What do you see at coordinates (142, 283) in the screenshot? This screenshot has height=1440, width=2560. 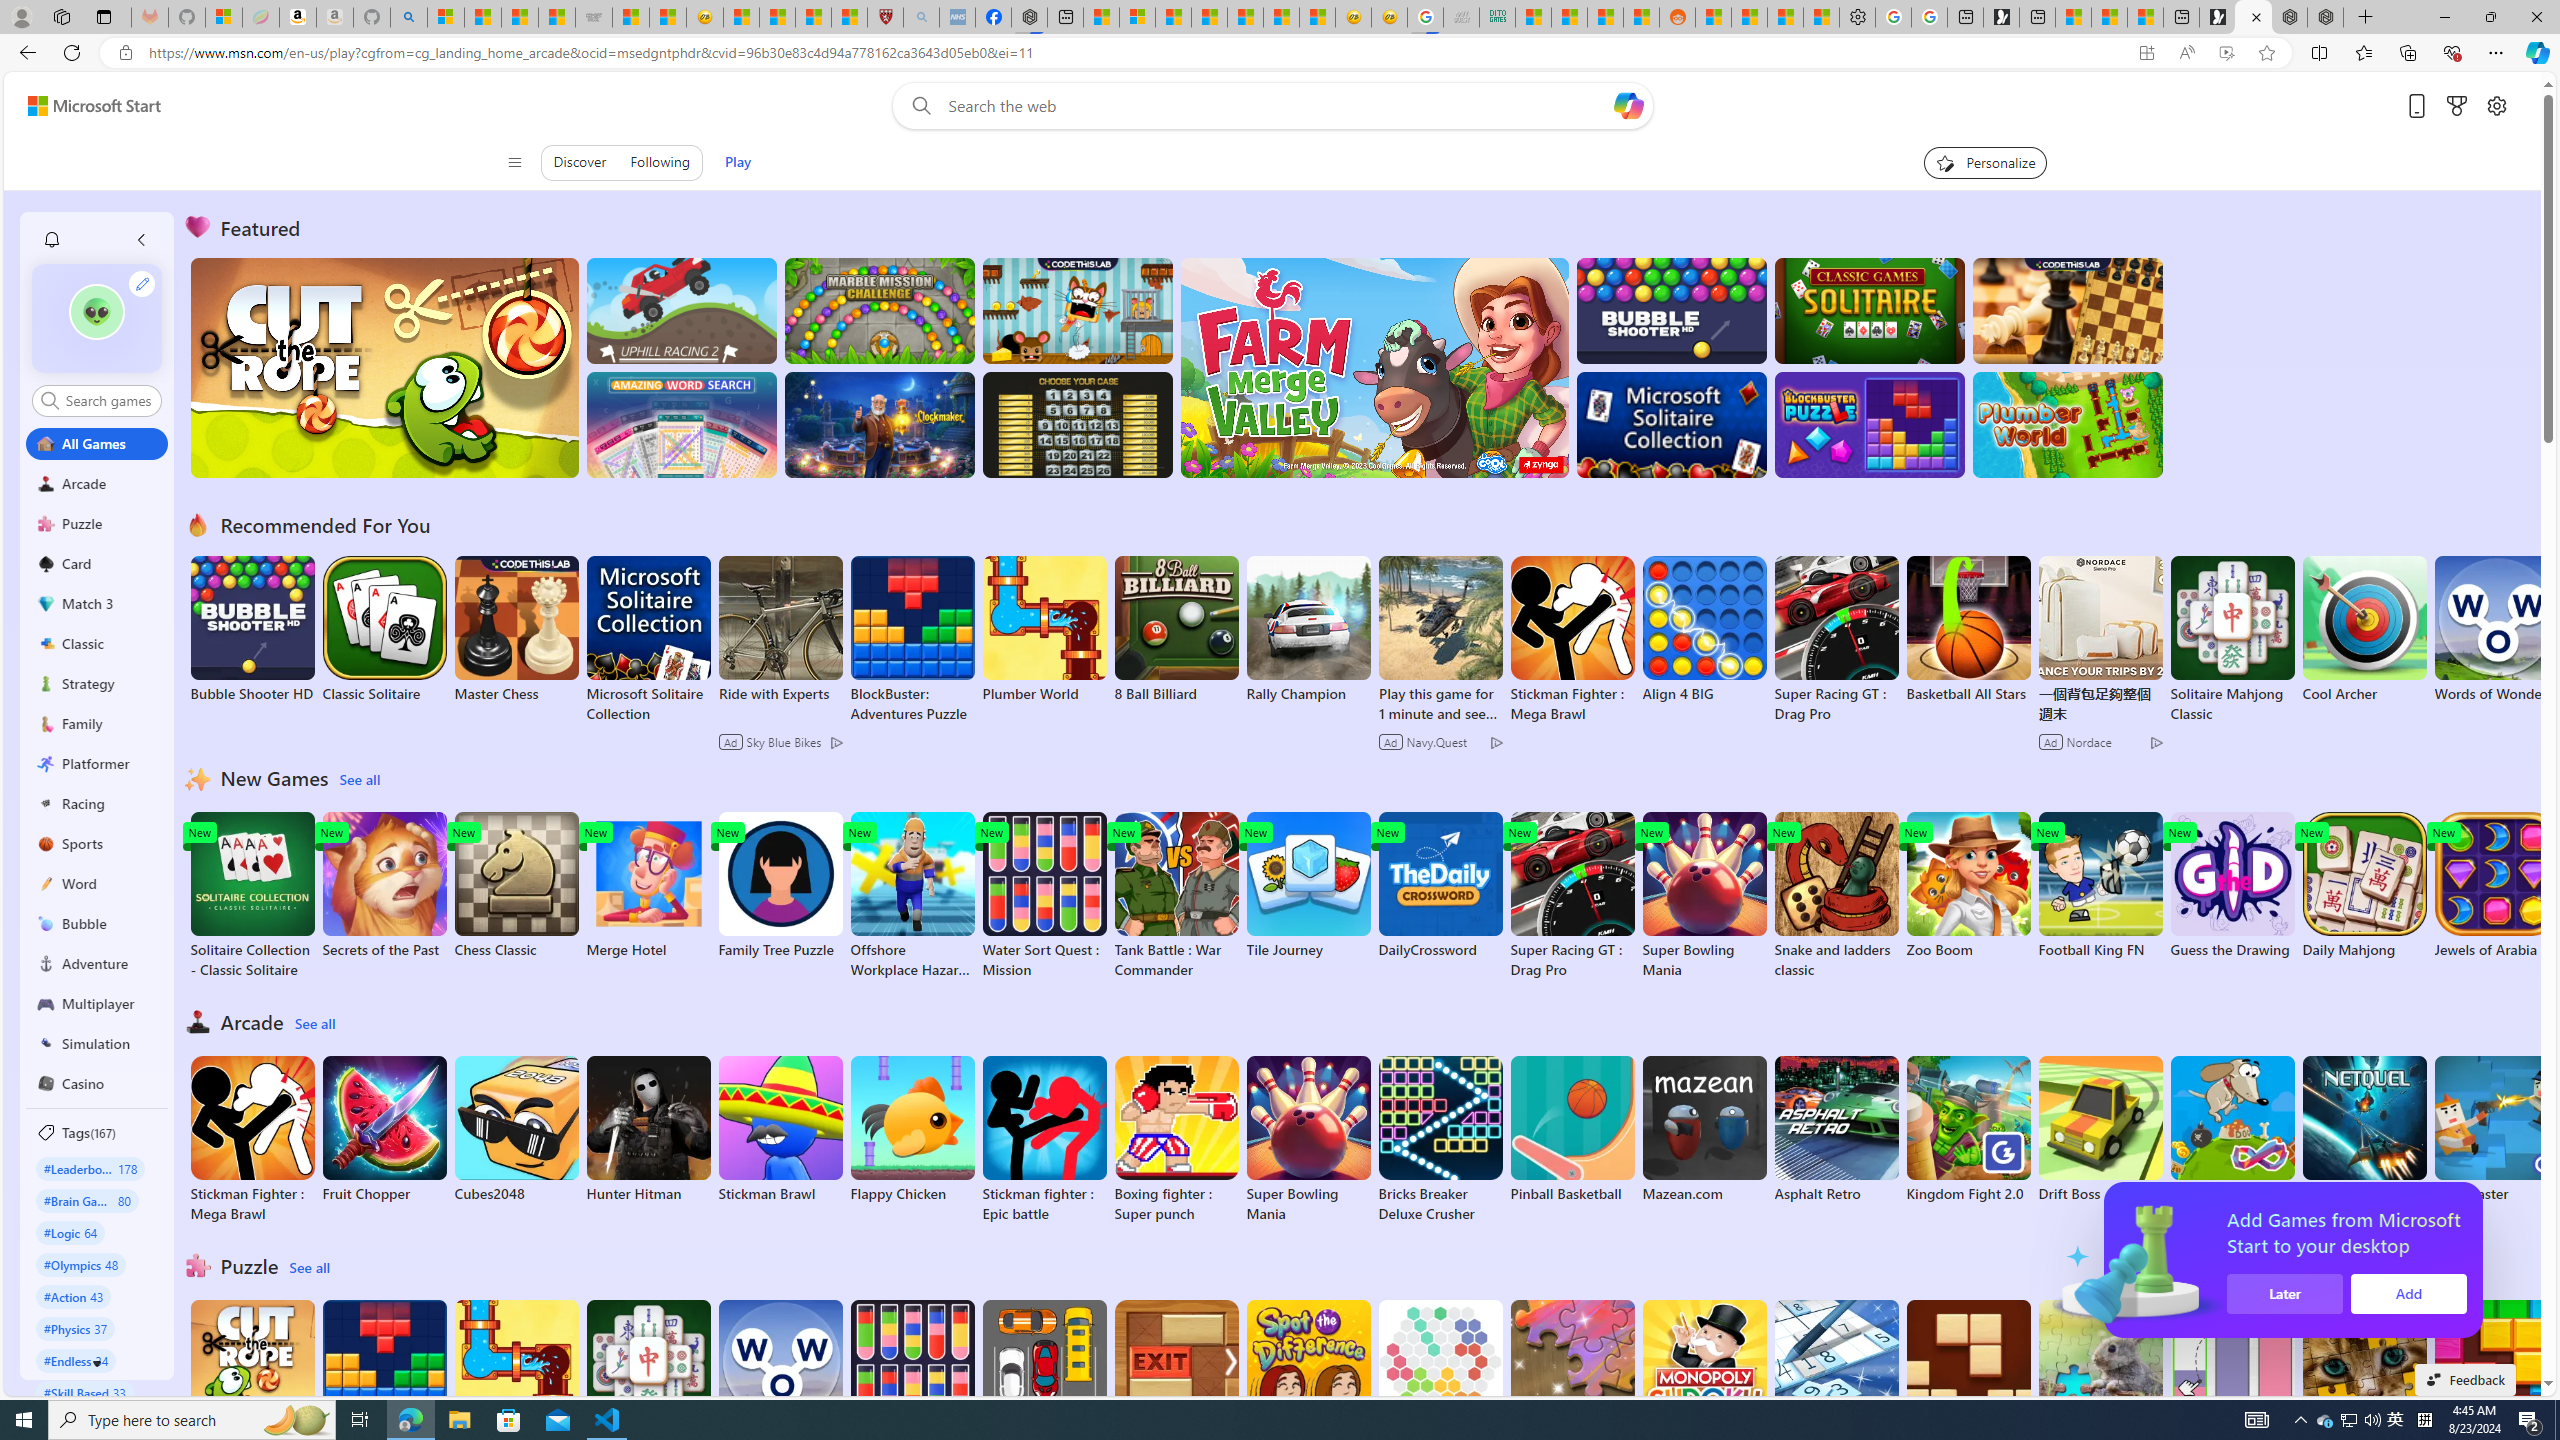 I see `'Class: profile-edit'` at bounding box center [142, 283].